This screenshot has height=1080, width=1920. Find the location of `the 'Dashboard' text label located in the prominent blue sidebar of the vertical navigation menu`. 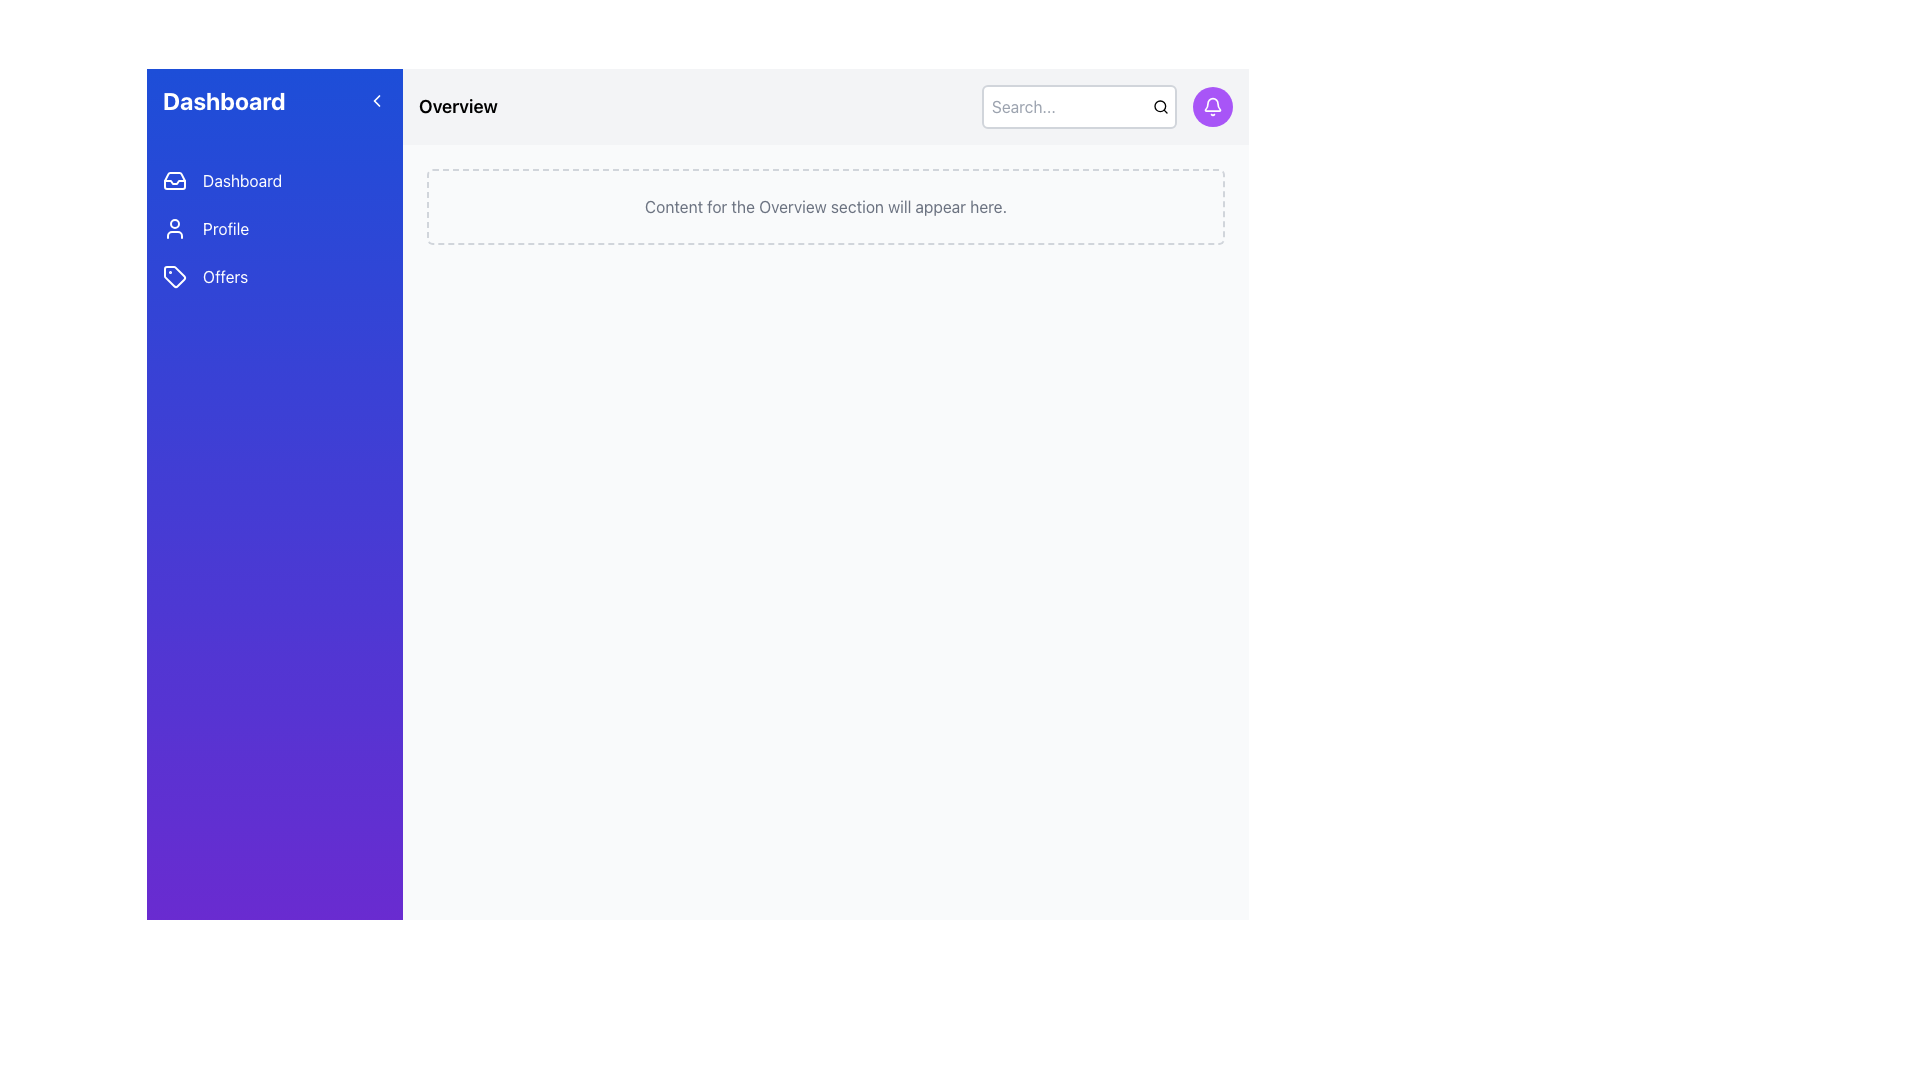

the 'Dashboard' text label located in the prominent blue sidebar of the vertical navigation menu is located at coordinates (241, 181).